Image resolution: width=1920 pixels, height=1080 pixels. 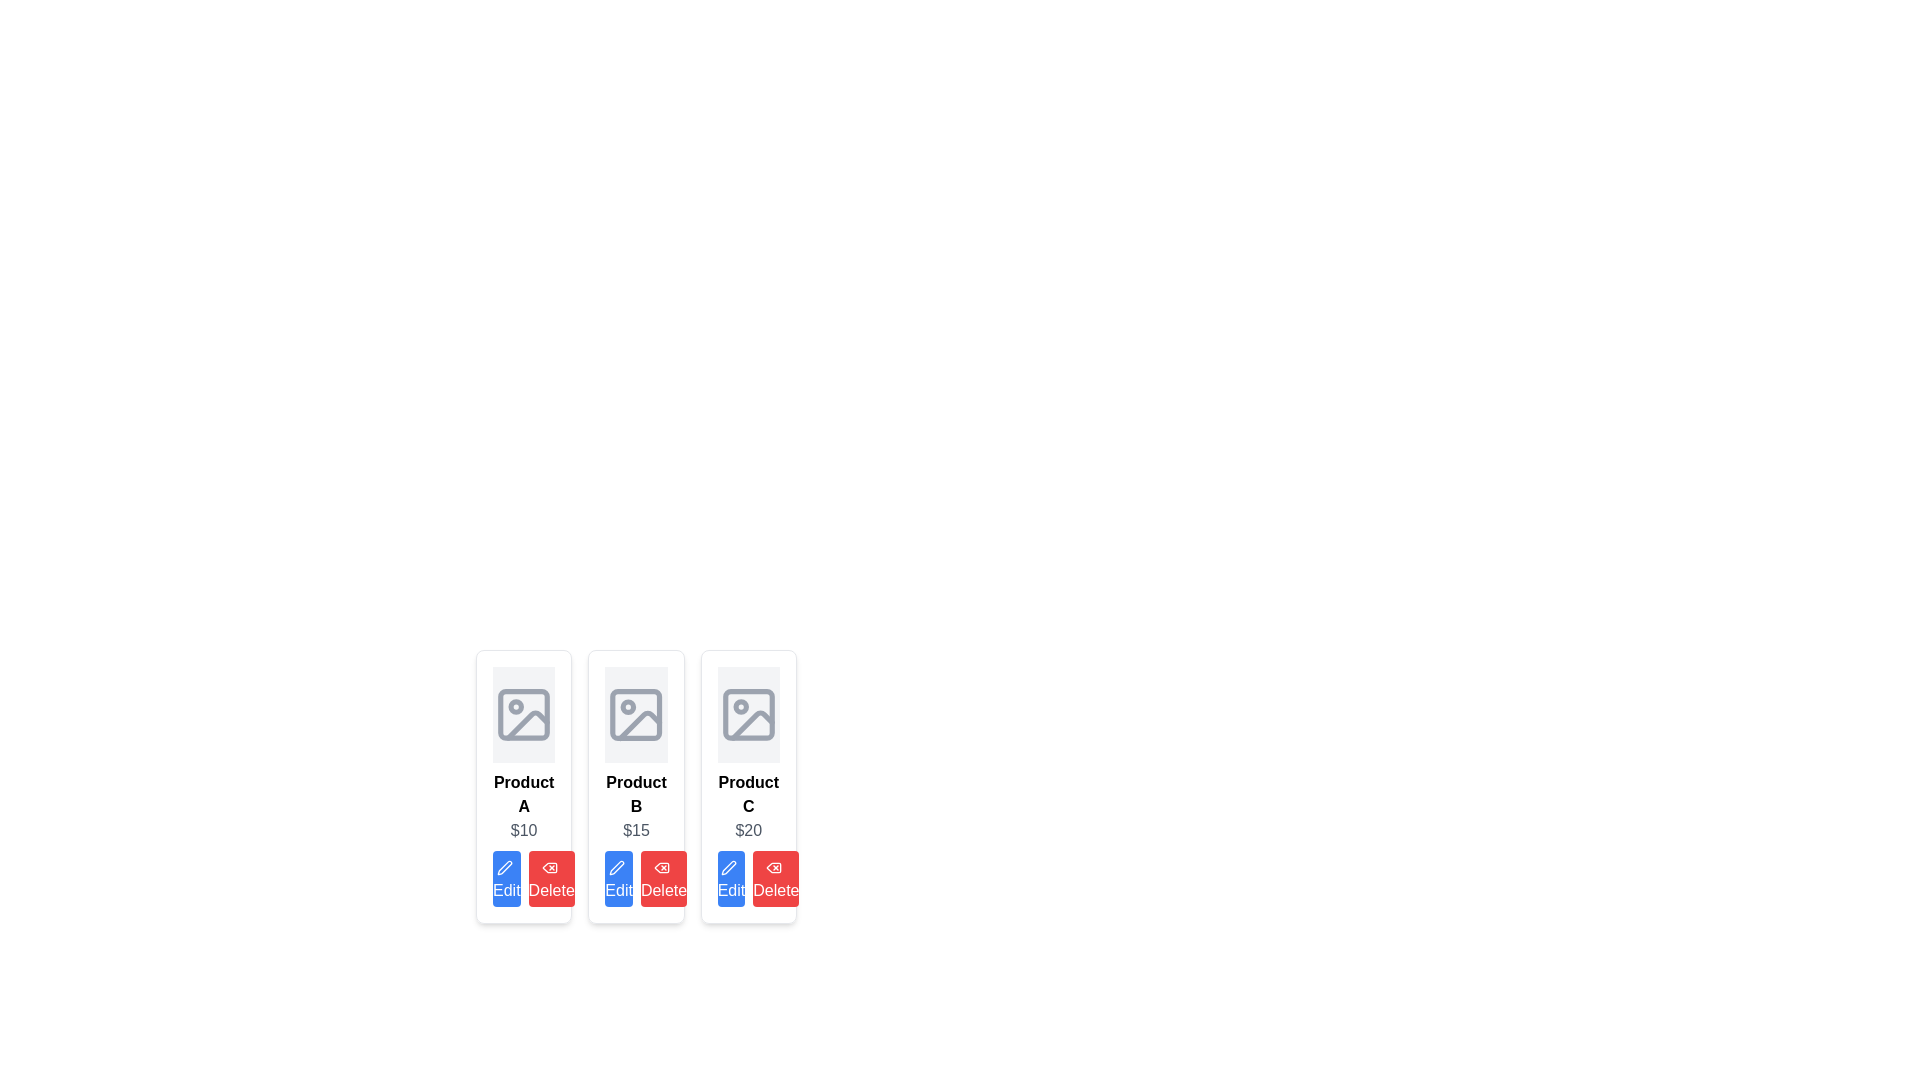 What do you see at coordinates (730, 878) in the screenshot?
I see `the 'Edit' button associated with 'Product C' to observe the hover effects` at bounding box center [730, 878].